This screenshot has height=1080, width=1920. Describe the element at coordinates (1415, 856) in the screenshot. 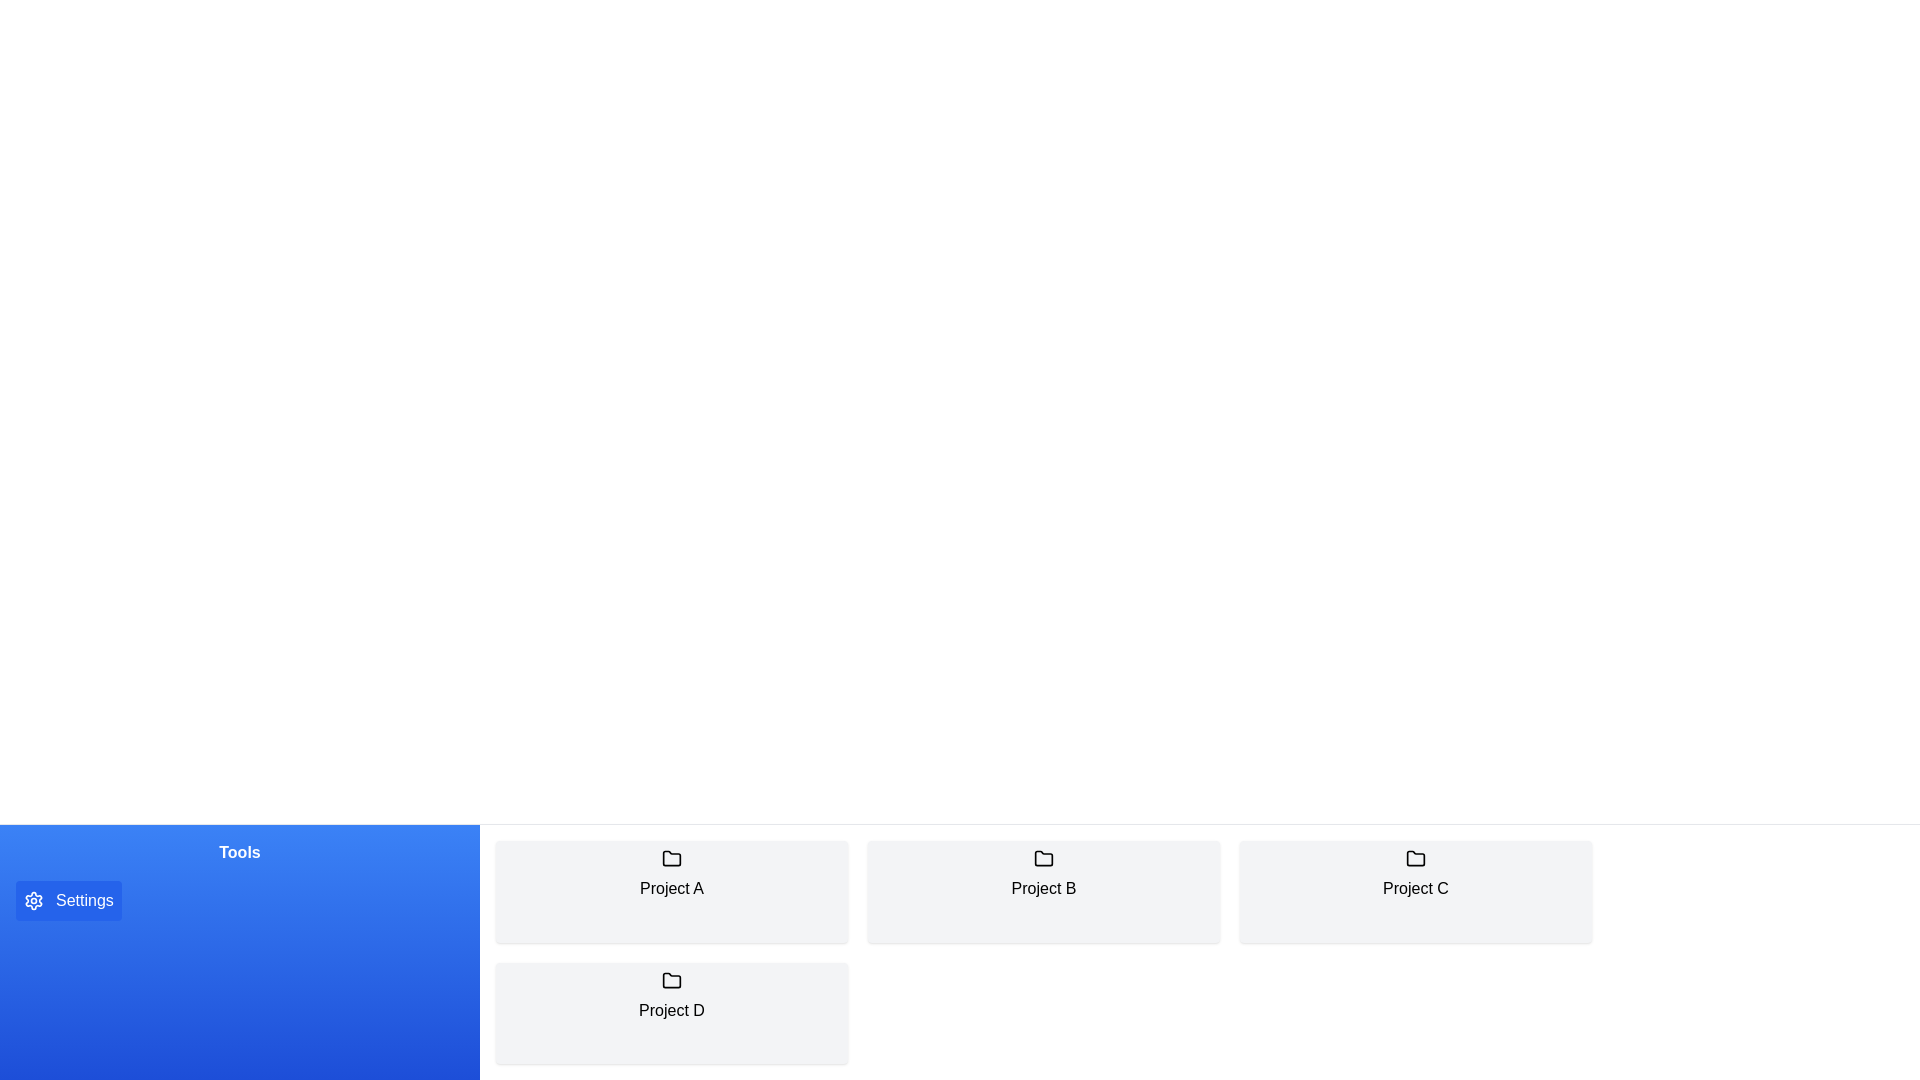

I see `the folder icon located in the fourth column of the first row, just above the text labeled 'Project C'` at that location.